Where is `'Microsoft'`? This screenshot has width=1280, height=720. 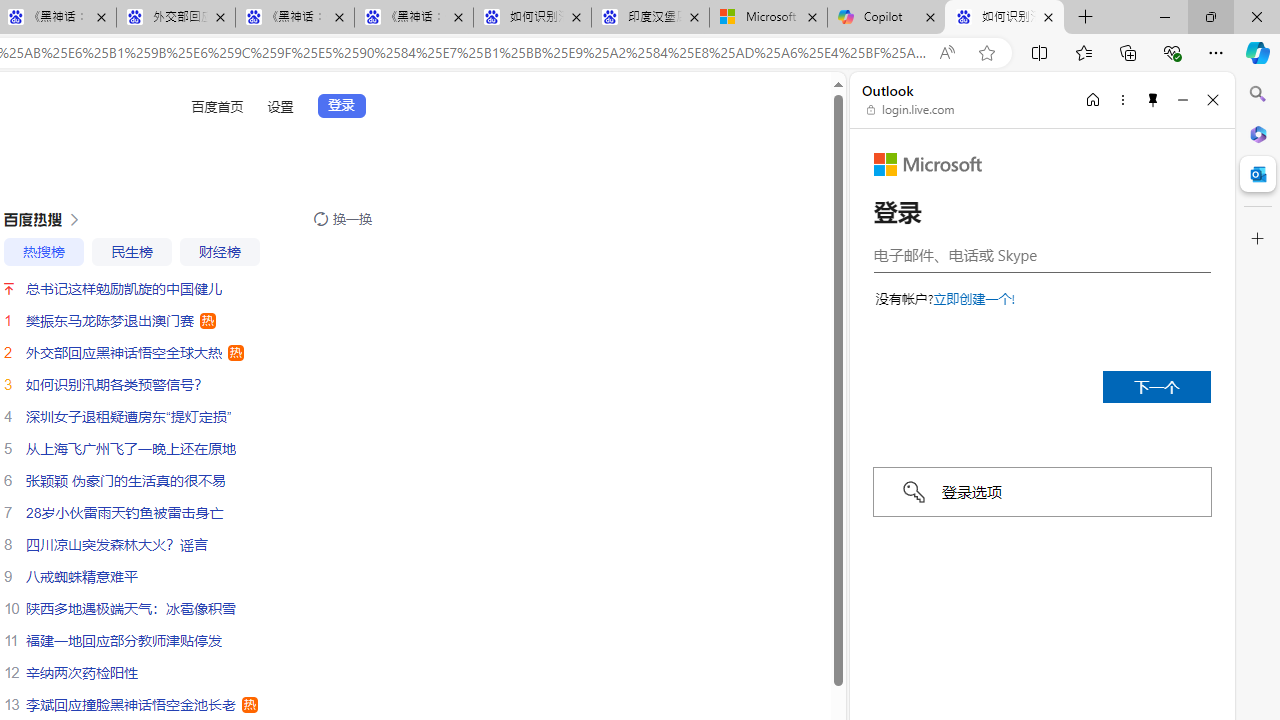 'Microsoft' is located at coordinates (927, 163).